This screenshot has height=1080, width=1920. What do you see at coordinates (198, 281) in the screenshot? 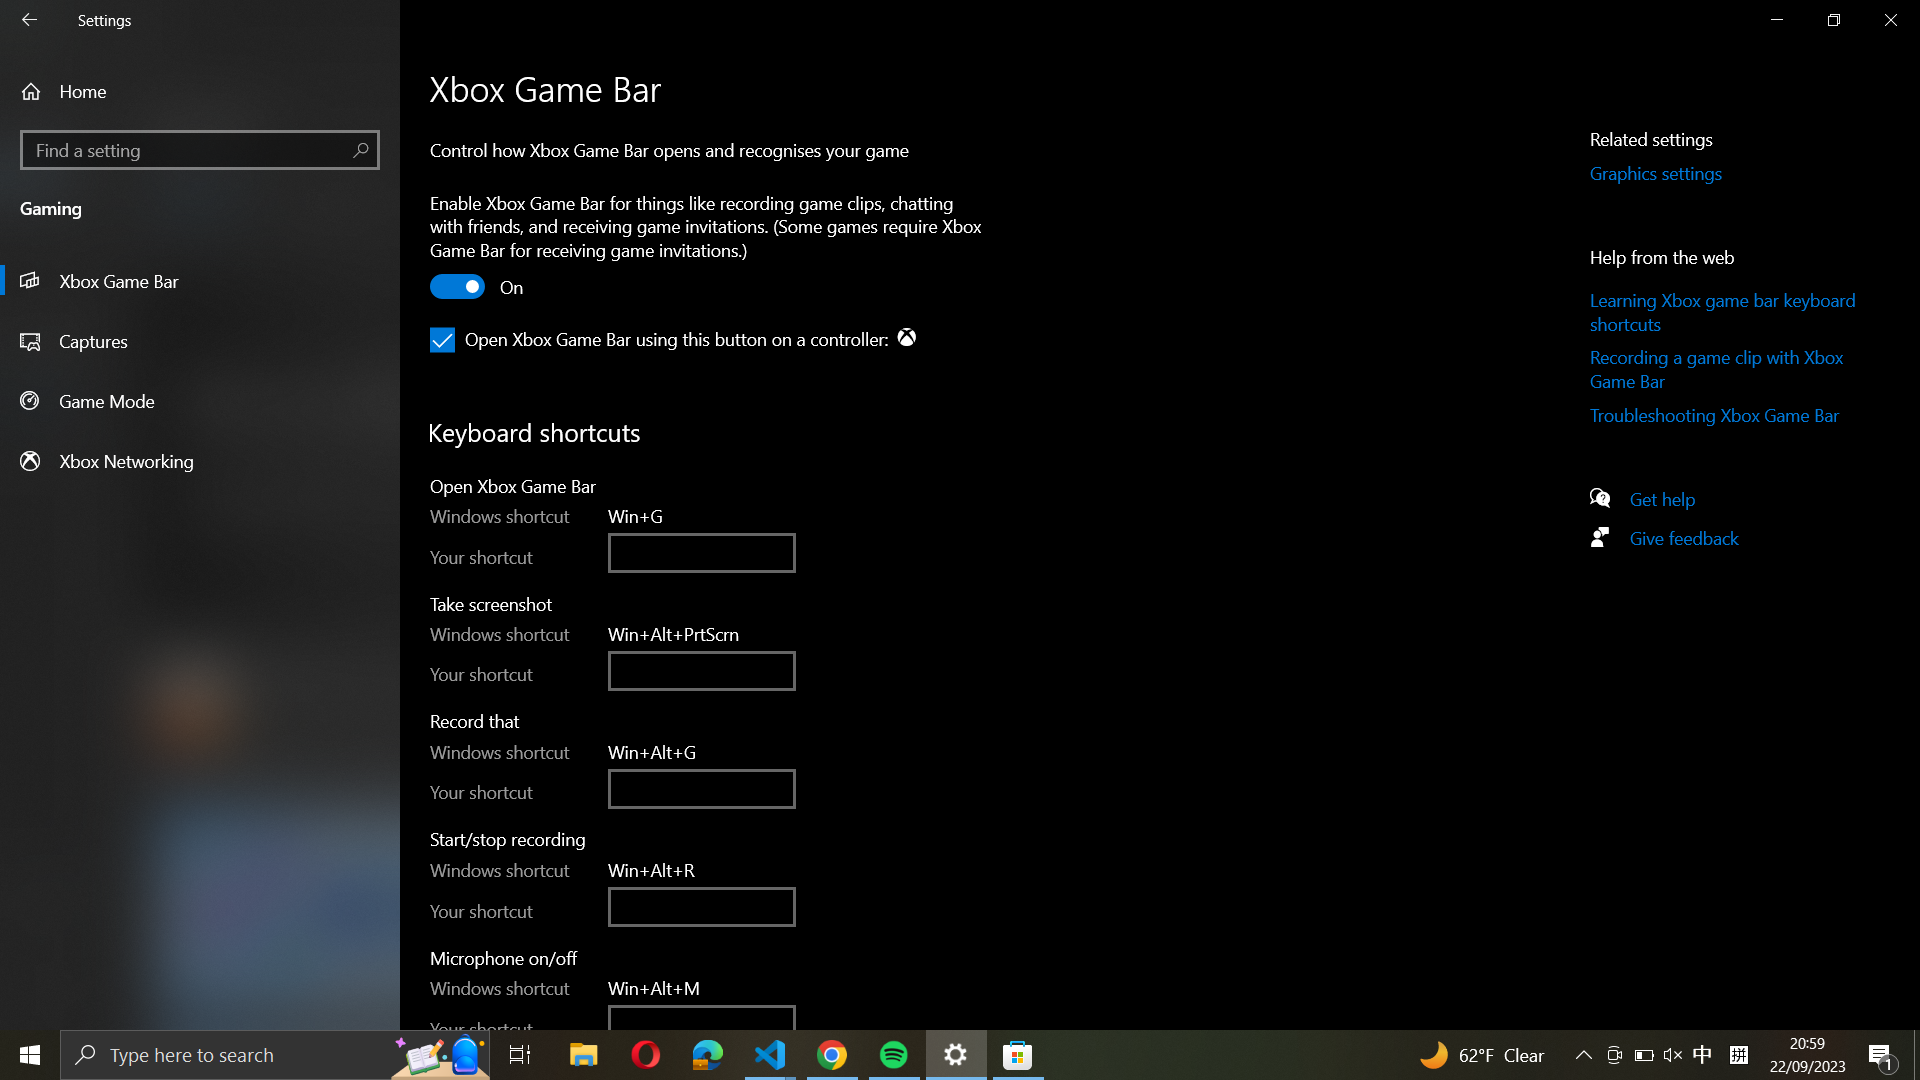
I see `the Game Bar configuration` at bounding box center [198, 281].